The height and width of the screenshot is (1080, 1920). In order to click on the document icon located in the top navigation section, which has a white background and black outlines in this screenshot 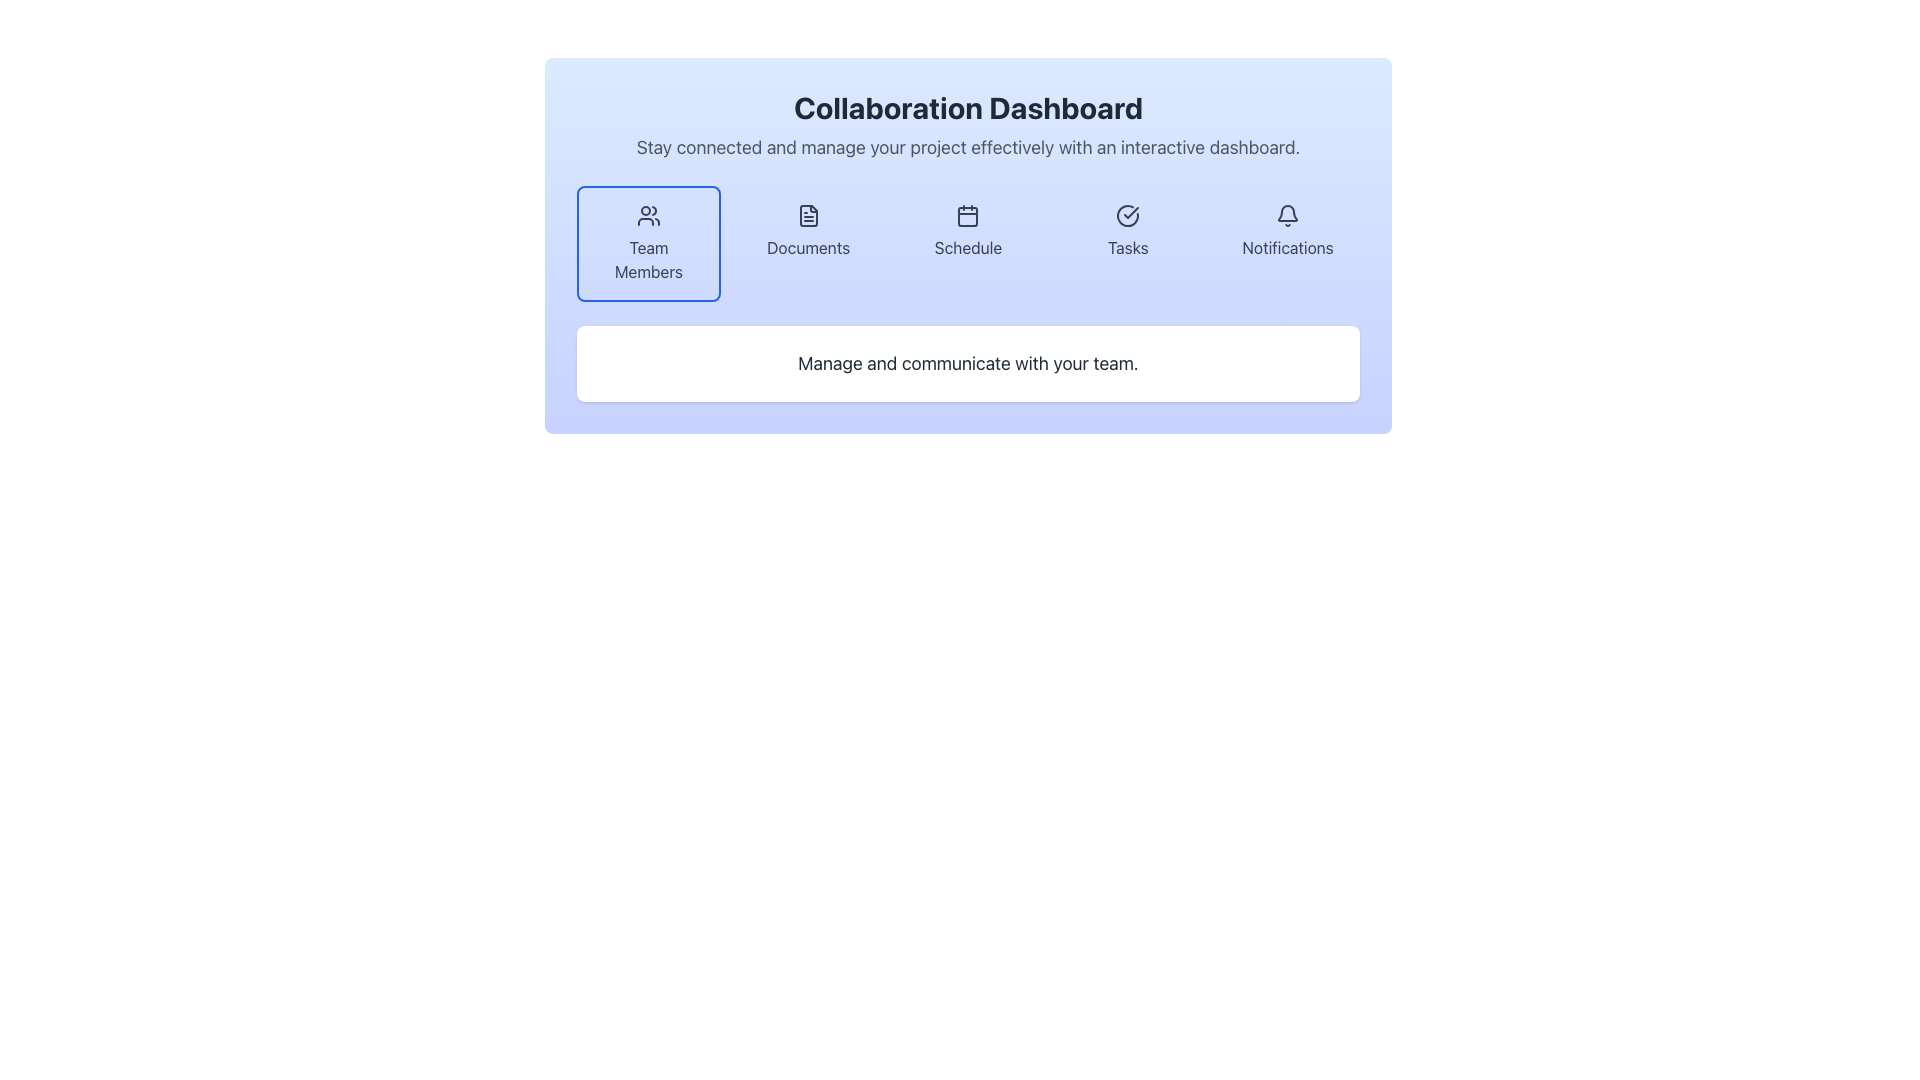, I will do `click(808, 216)`.